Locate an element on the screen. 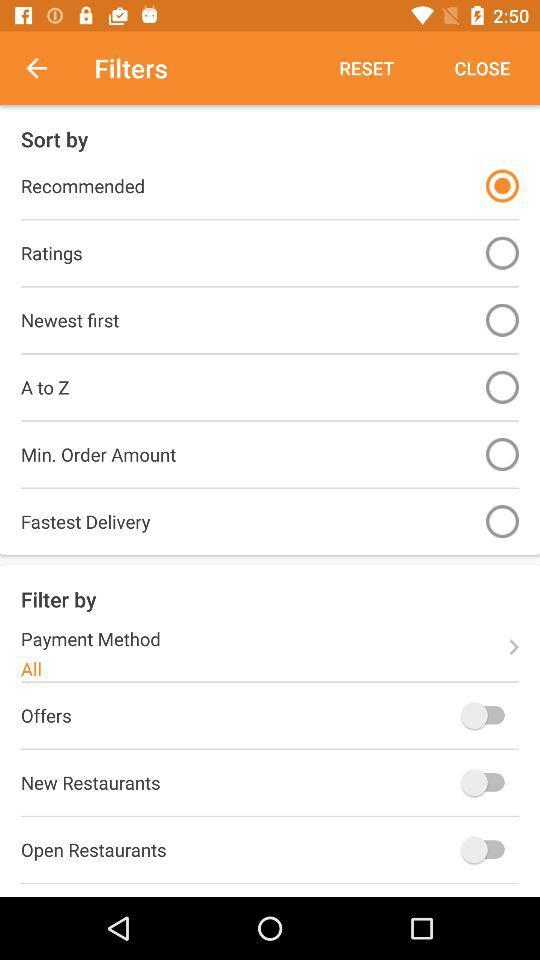  offer filter is located at coordinates (486, 715).